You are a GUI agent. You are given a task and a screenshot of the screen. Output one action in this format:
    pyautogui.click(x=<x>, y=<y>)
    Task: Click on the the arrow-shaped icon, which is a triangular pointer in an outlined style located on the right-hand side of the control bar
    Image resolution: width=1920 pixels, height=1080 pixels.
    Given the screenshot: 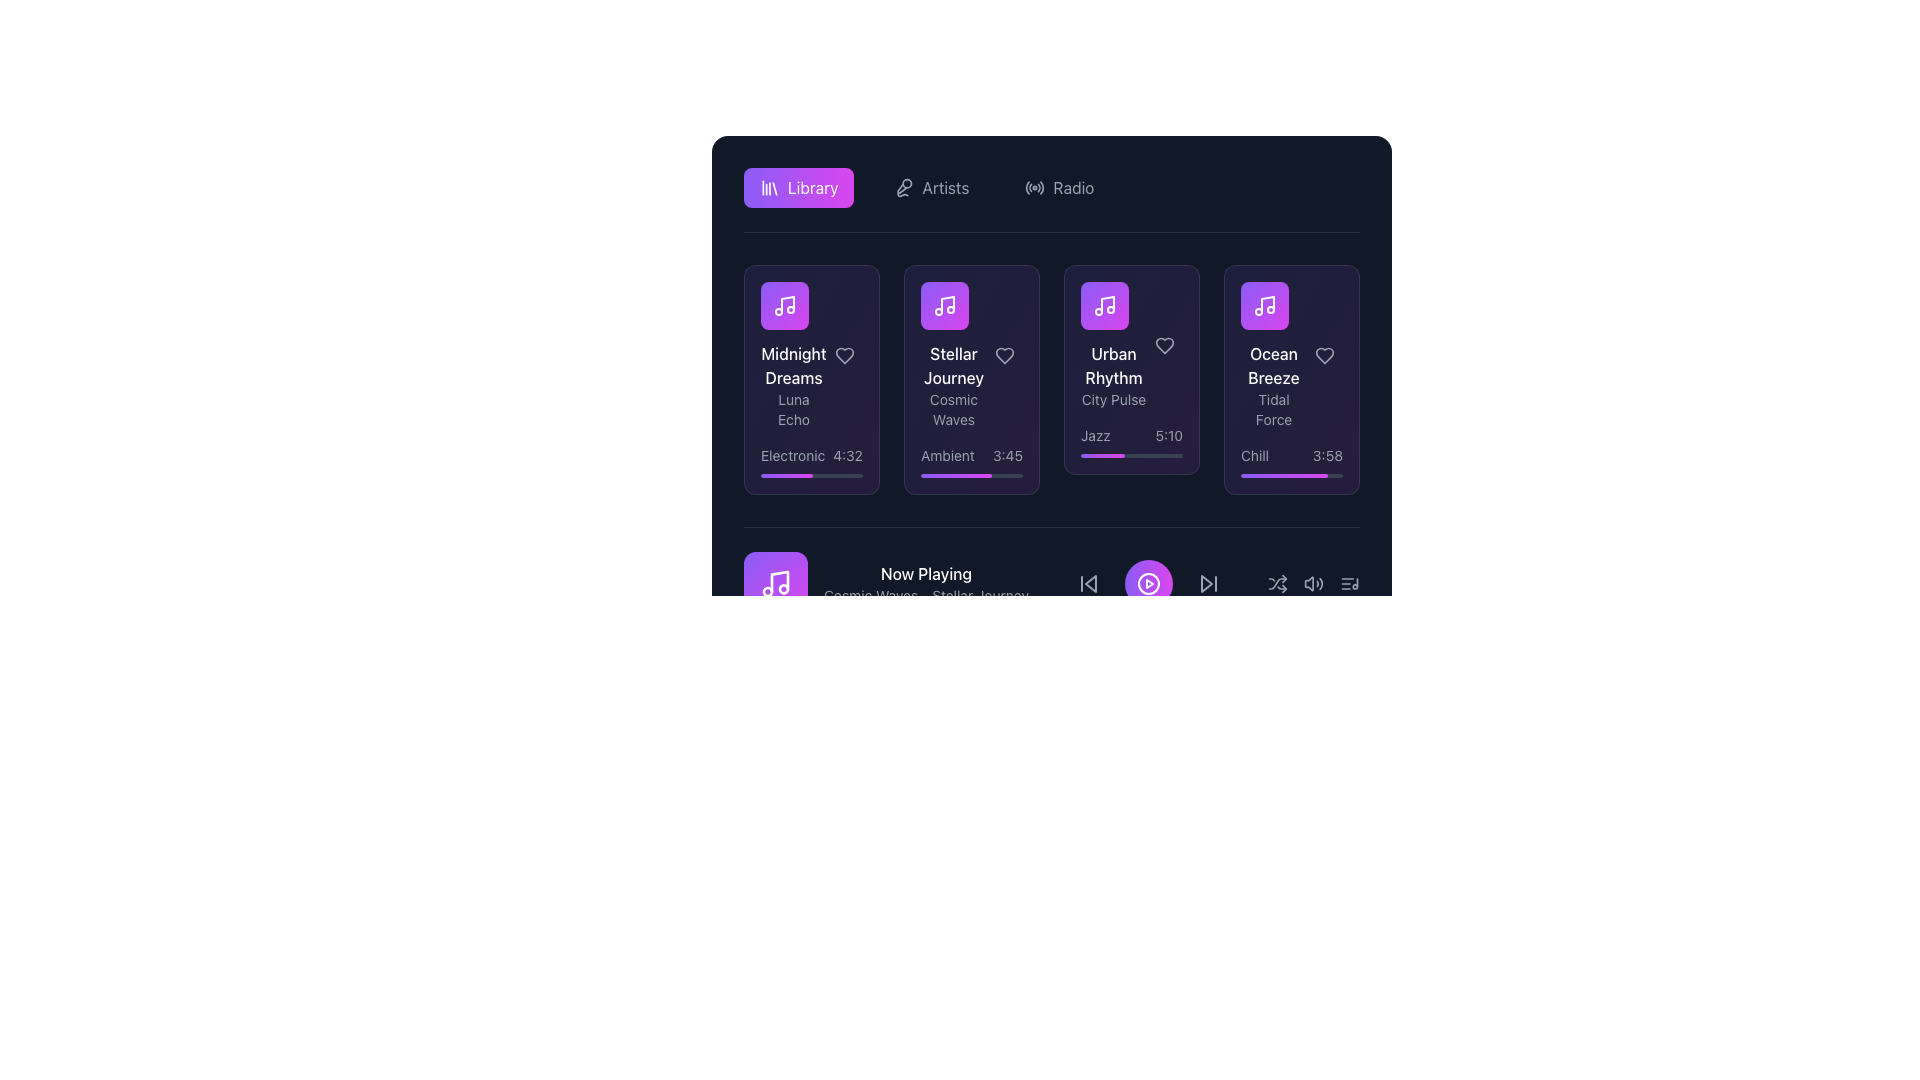 What is the action you would take?
    pyautogui.click(x=1205, y=583)
    